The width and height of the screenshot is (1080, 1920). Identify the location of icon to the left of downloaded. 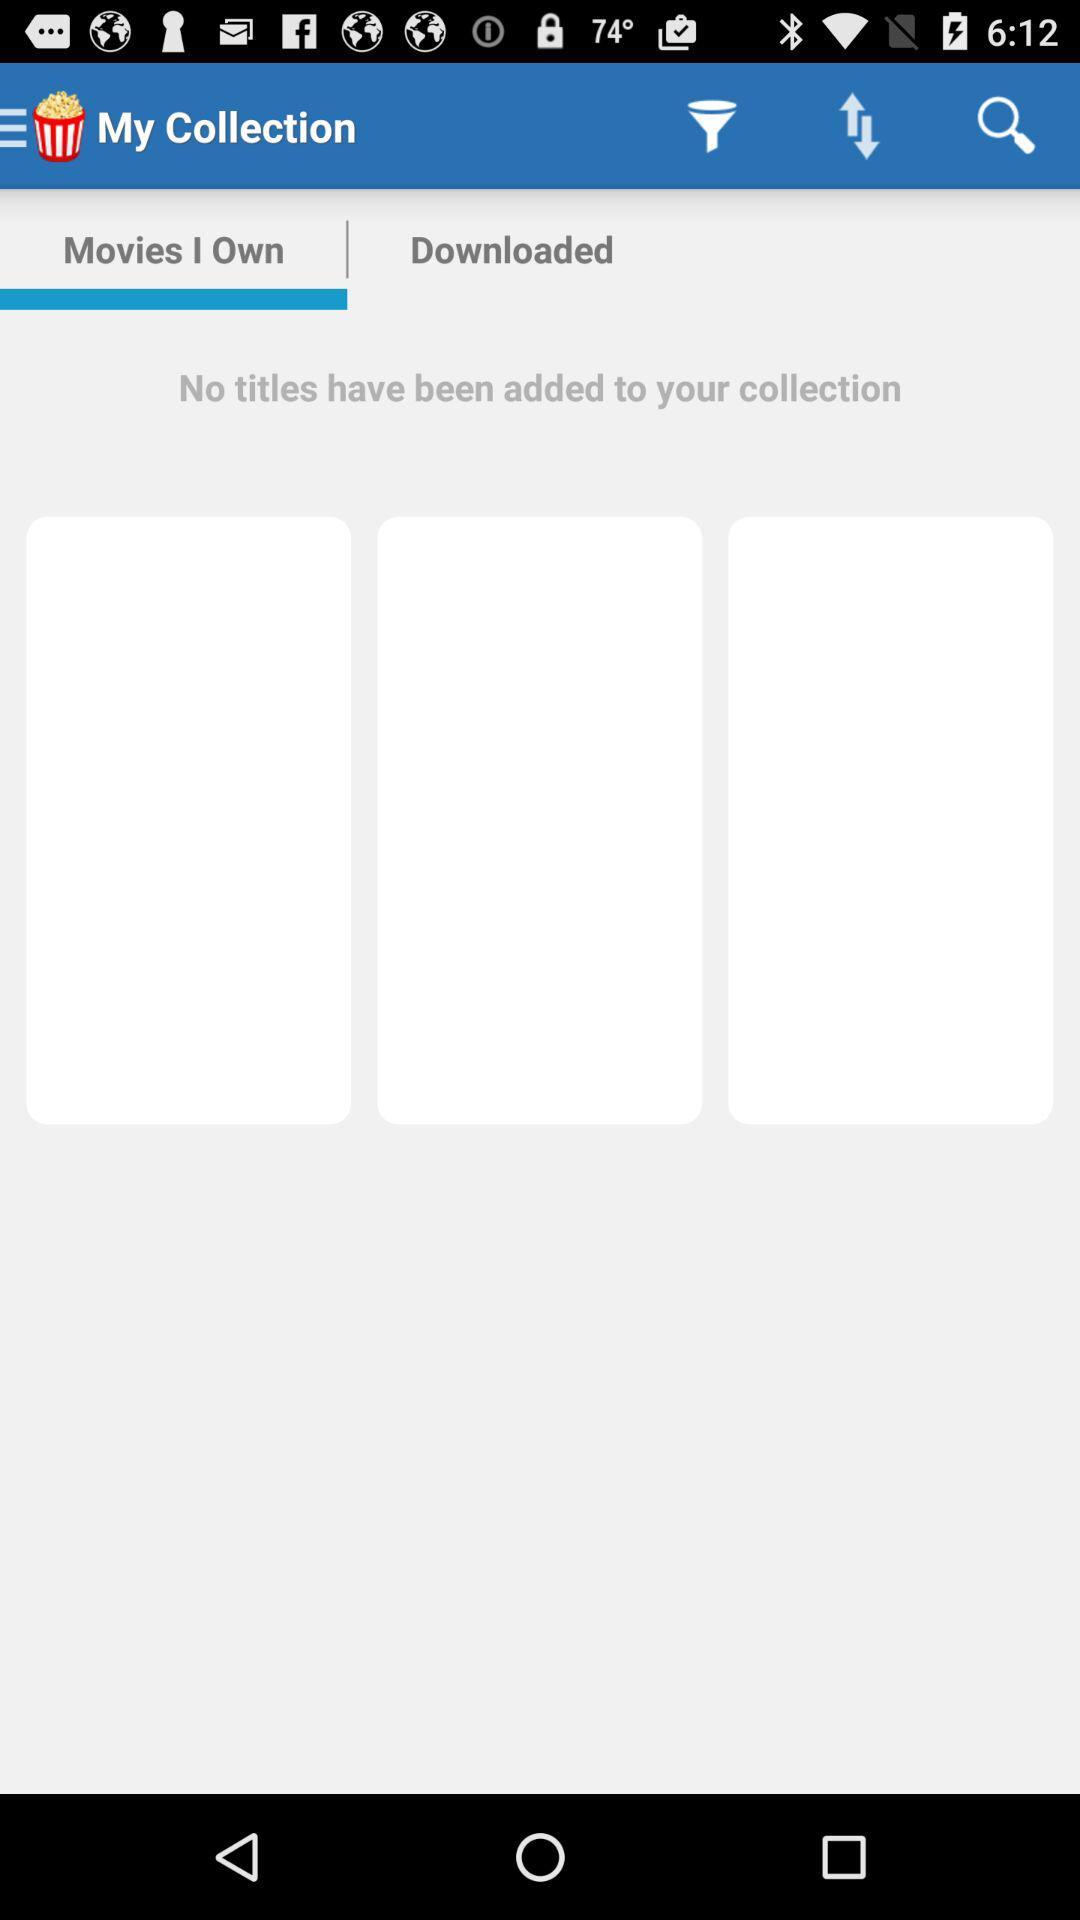
(172, 248).